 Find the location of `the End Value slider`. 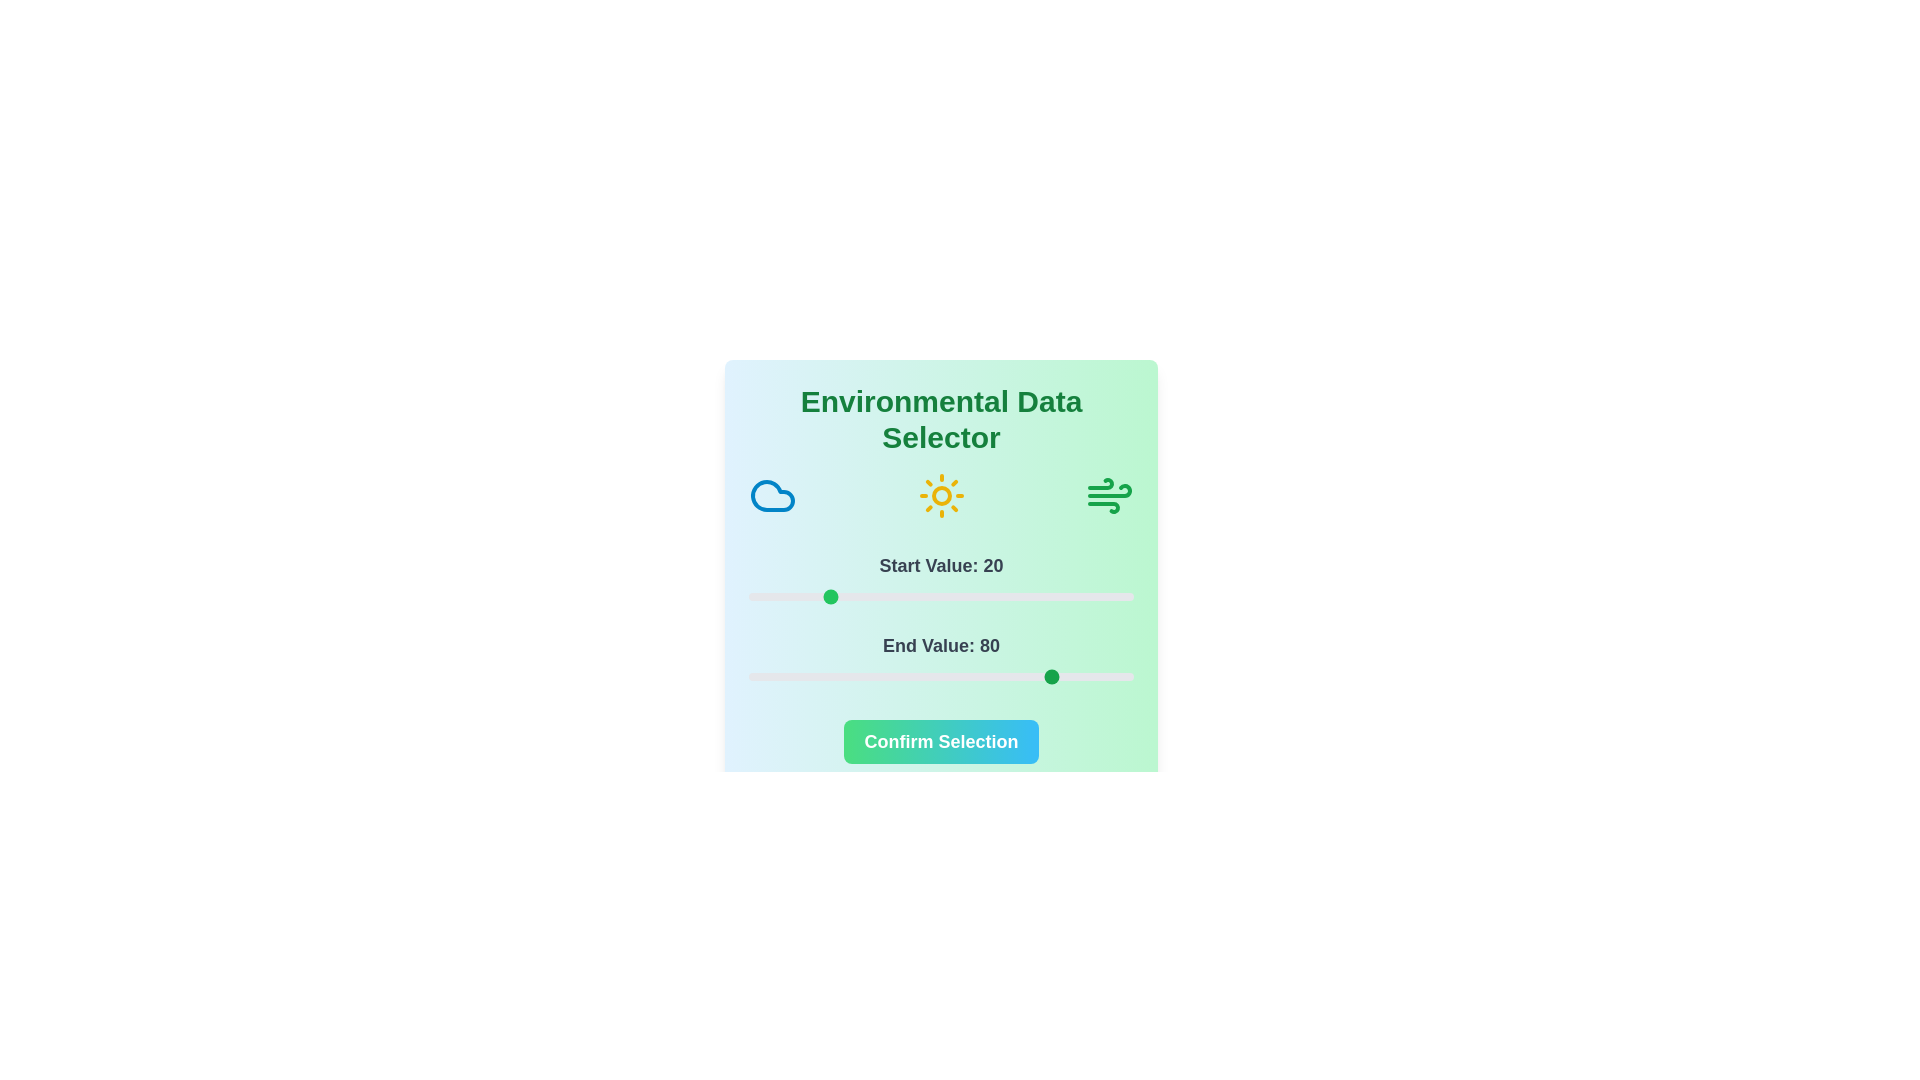

the End Value slider is located at coordinates (968, 676).